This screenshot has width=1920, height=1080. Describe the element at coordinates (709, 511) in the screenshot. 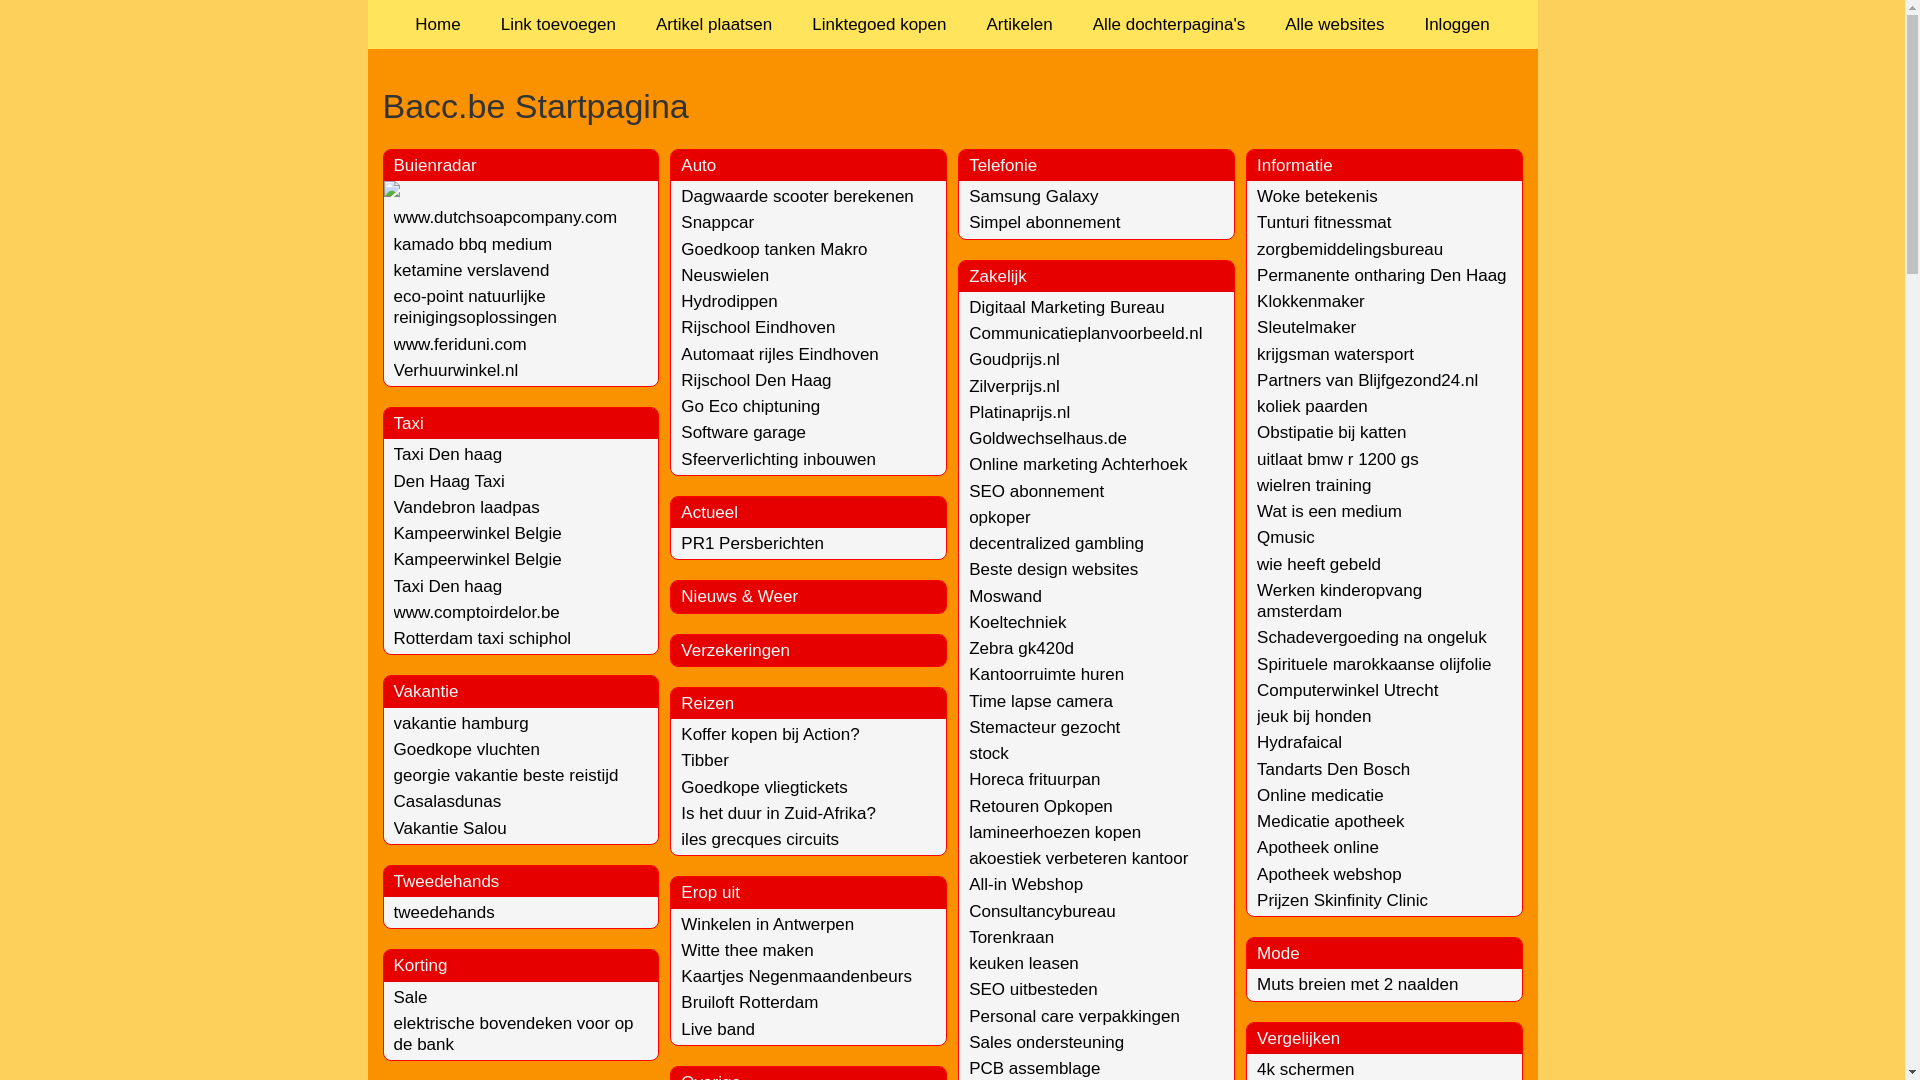

I see `'Actueel'` at that location.